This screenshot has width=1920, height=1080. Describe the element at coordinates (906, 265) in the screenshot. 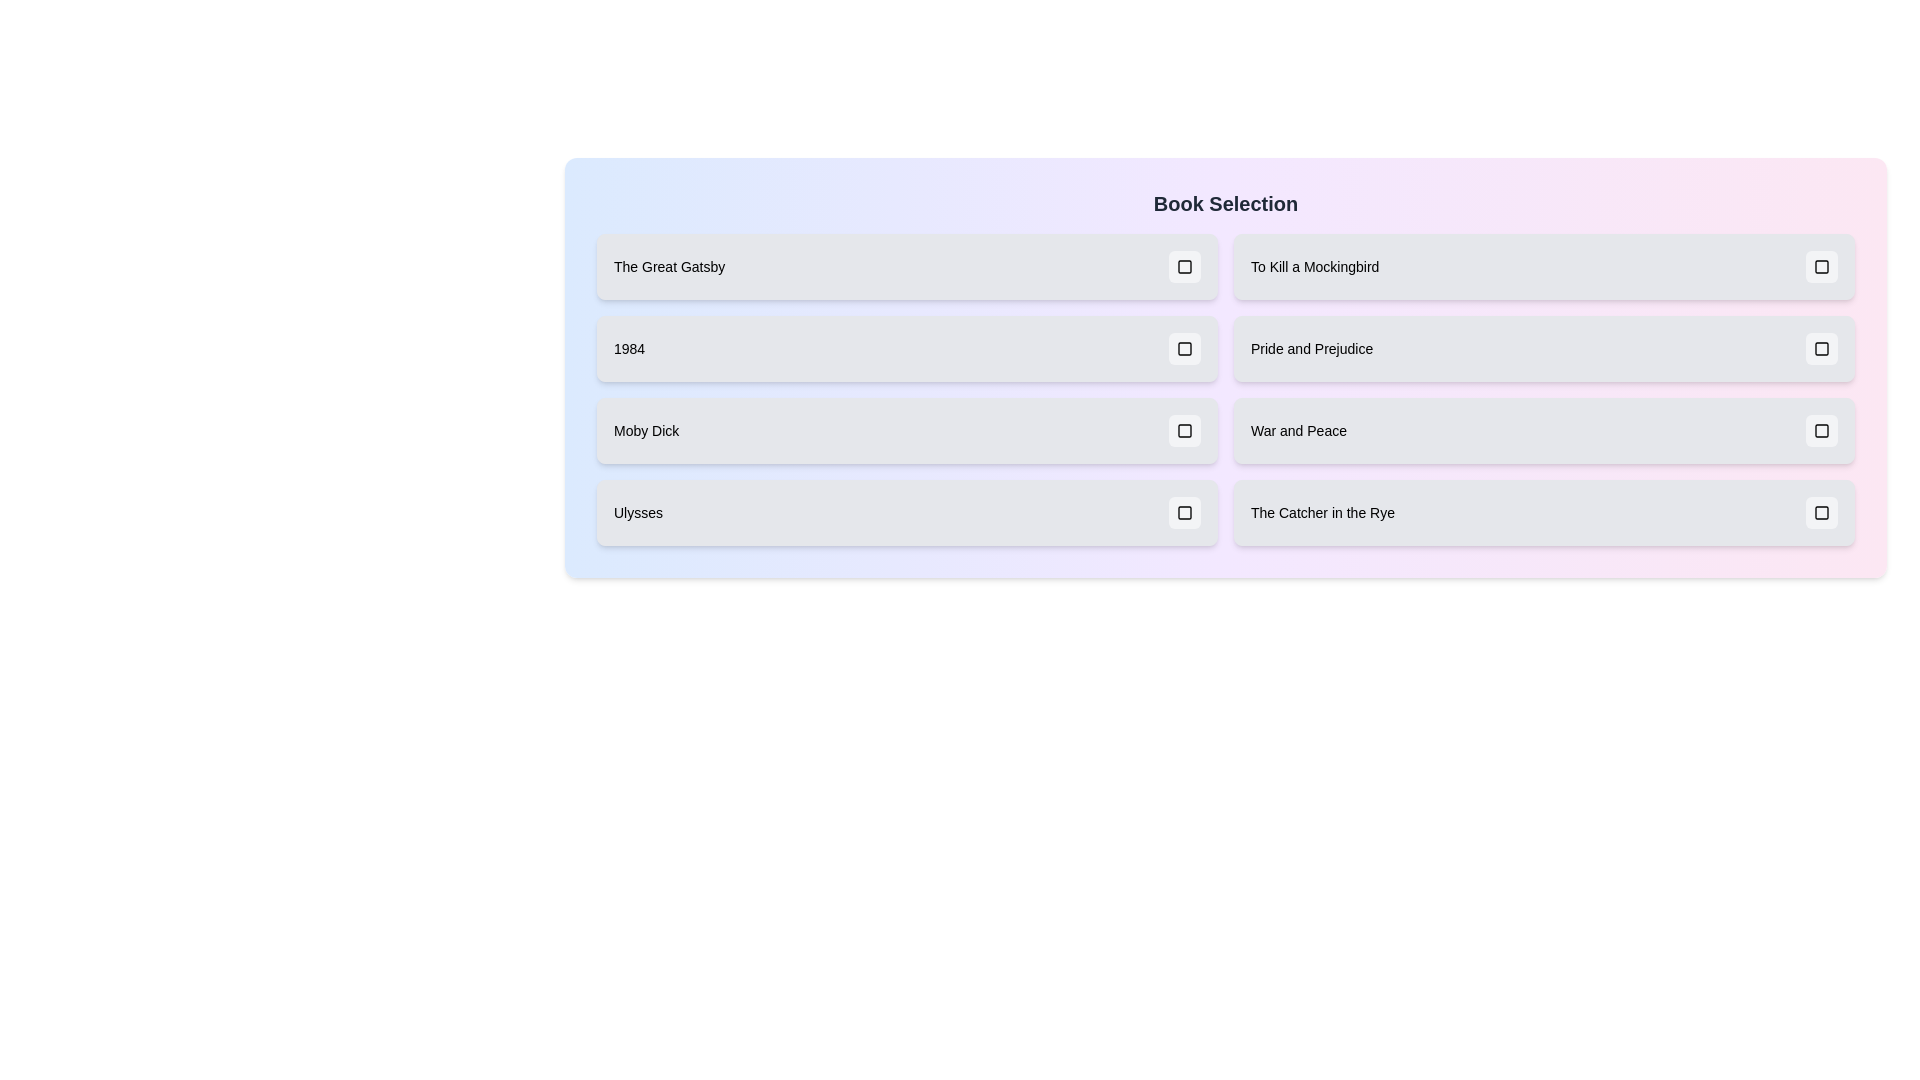

I see `the book title The Great Gatsby to toggle its selection` at that location.